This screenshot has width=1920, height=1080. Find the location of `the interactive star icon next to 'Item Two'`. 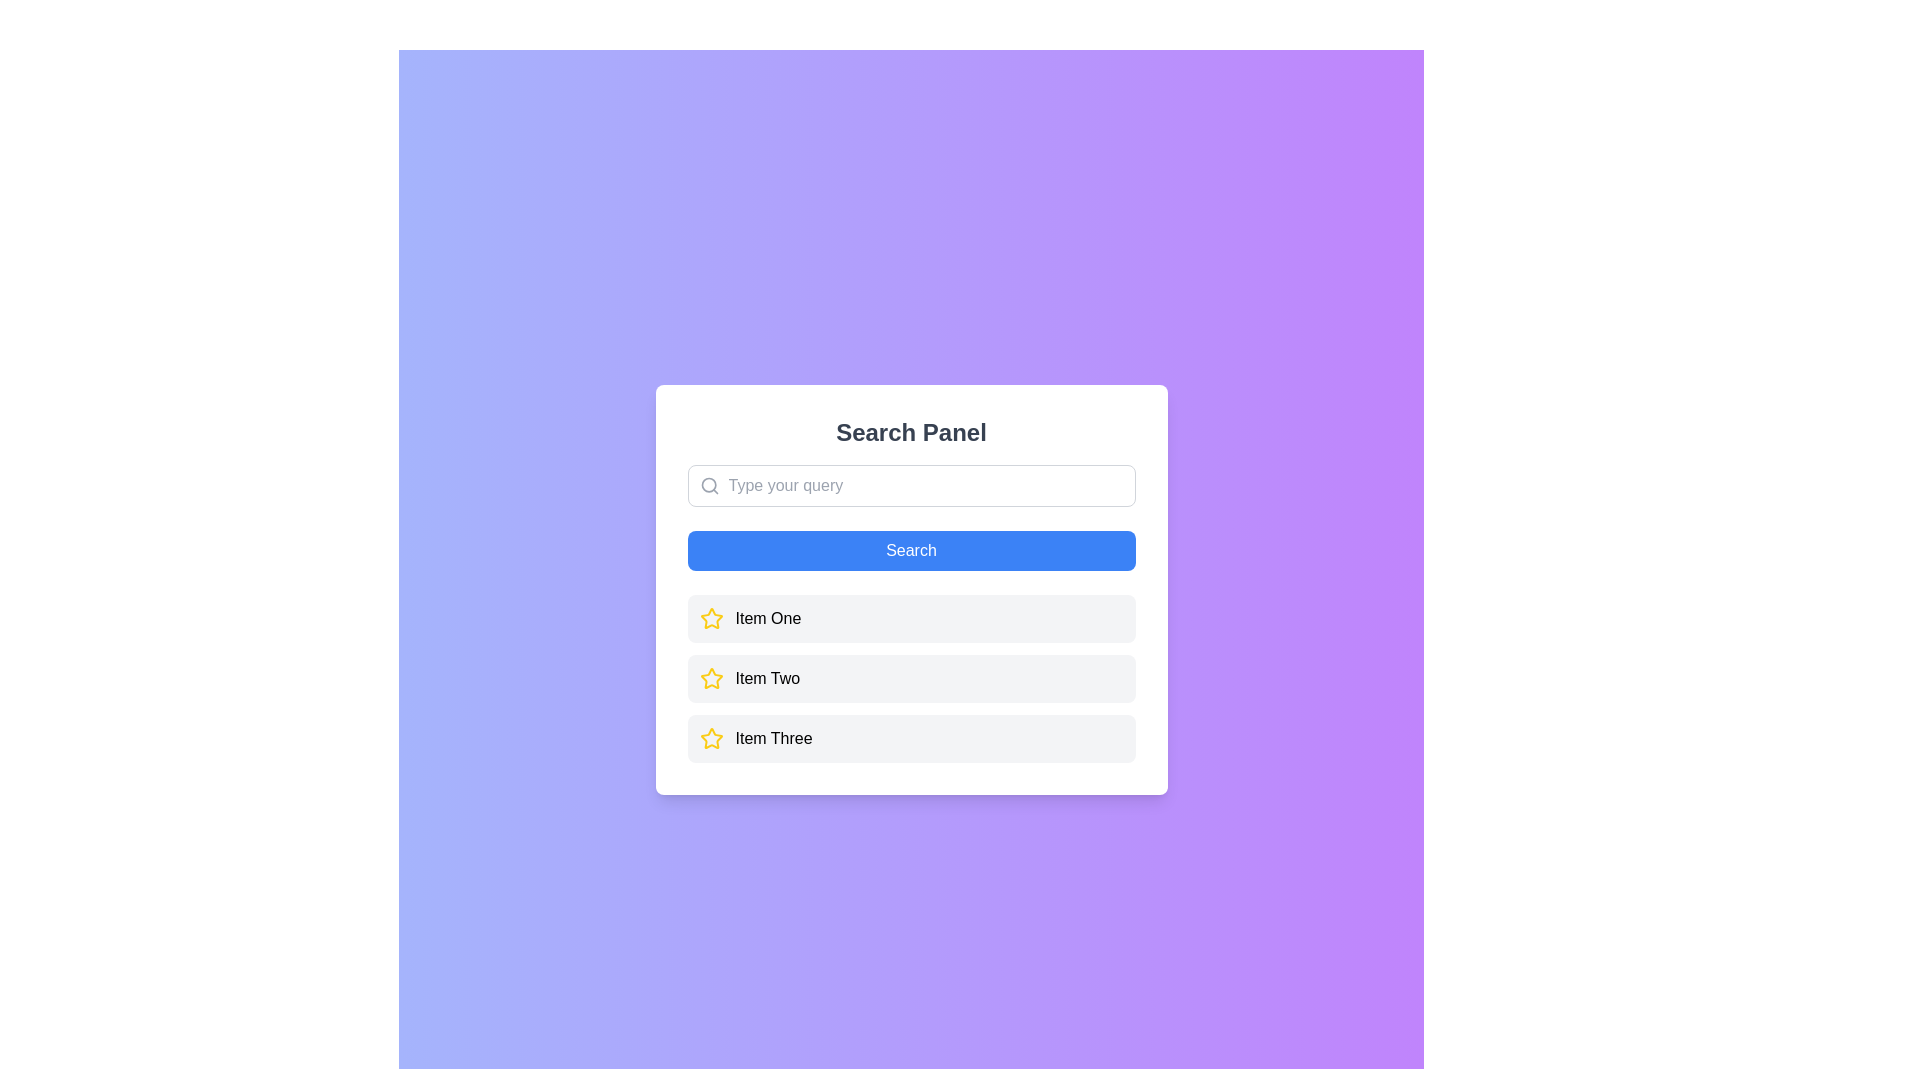

the interactive star icon next to 'Item Two' is located at coordinates (711, 677).